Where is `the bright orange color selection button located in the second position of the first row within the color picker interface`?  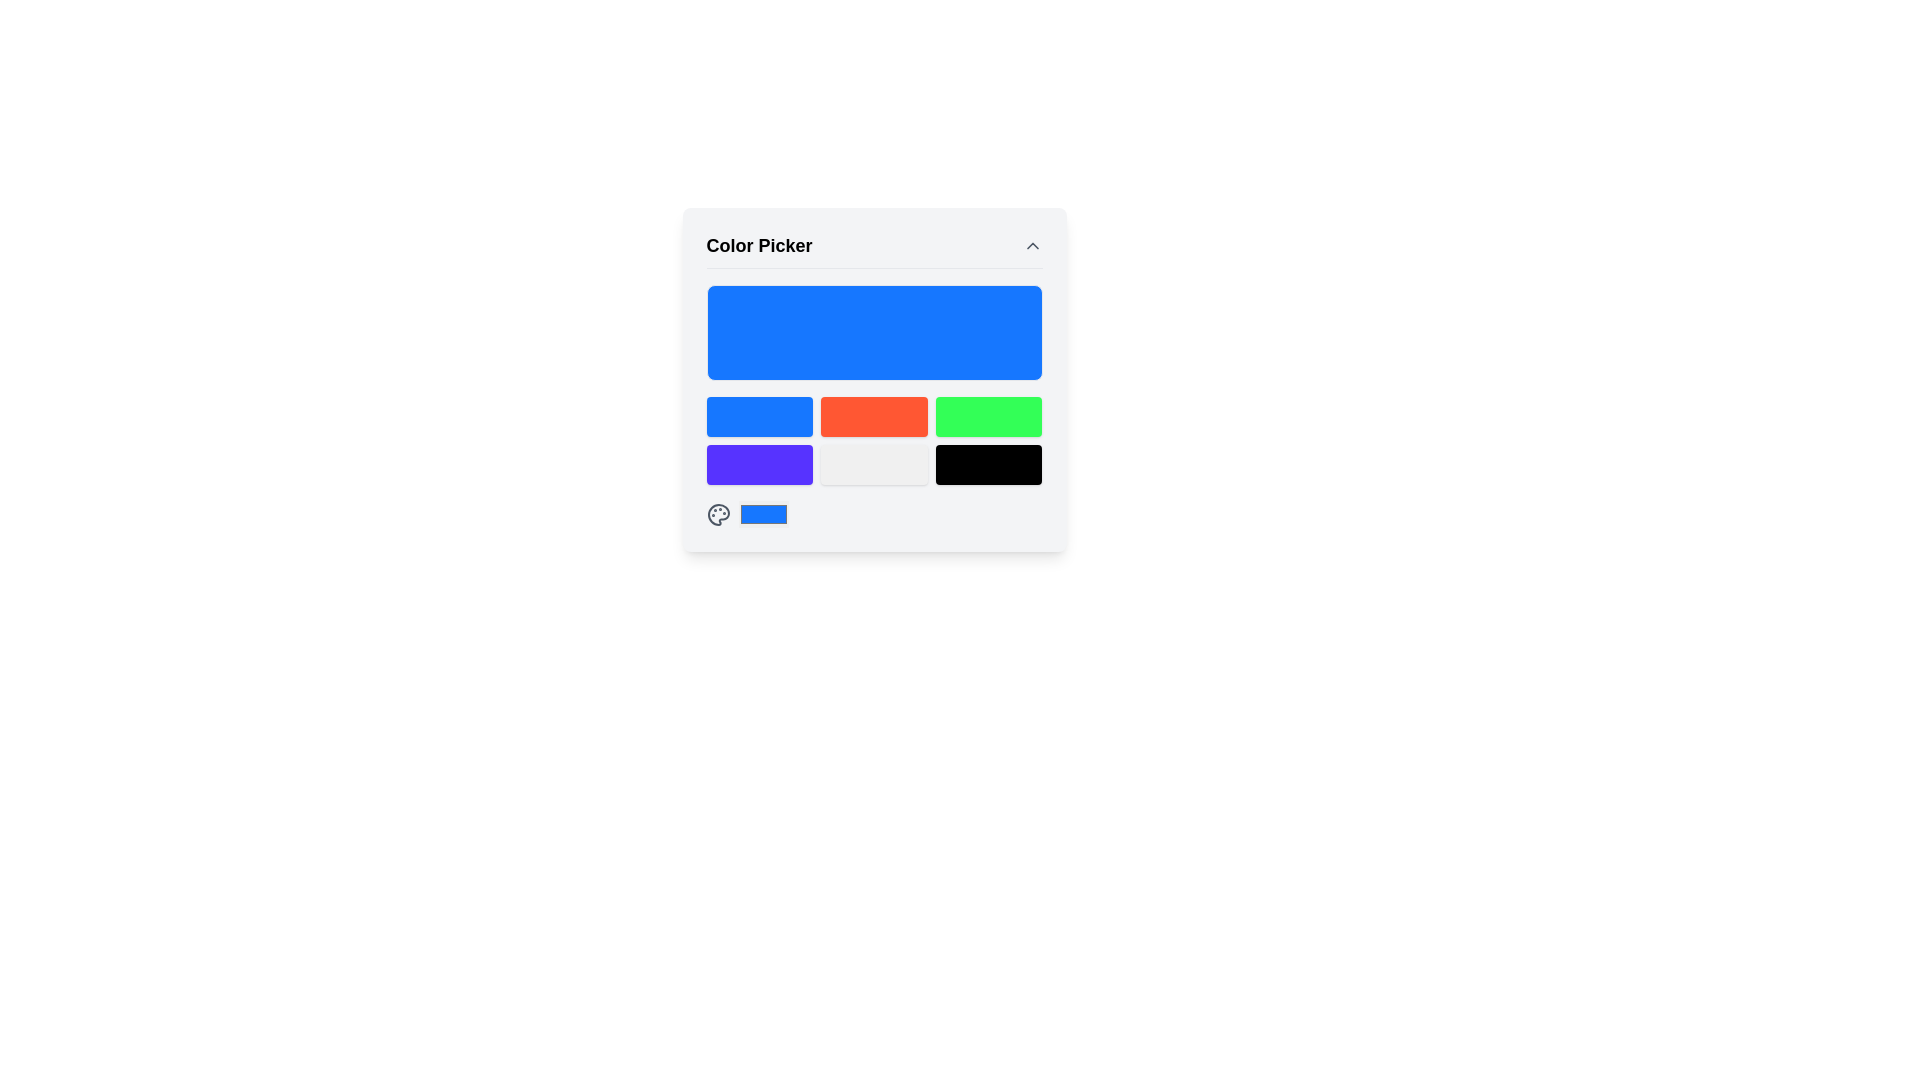
the bright orange color selection button located in the second position of the first row within the color picker interface is located at coordinates (874, 415).